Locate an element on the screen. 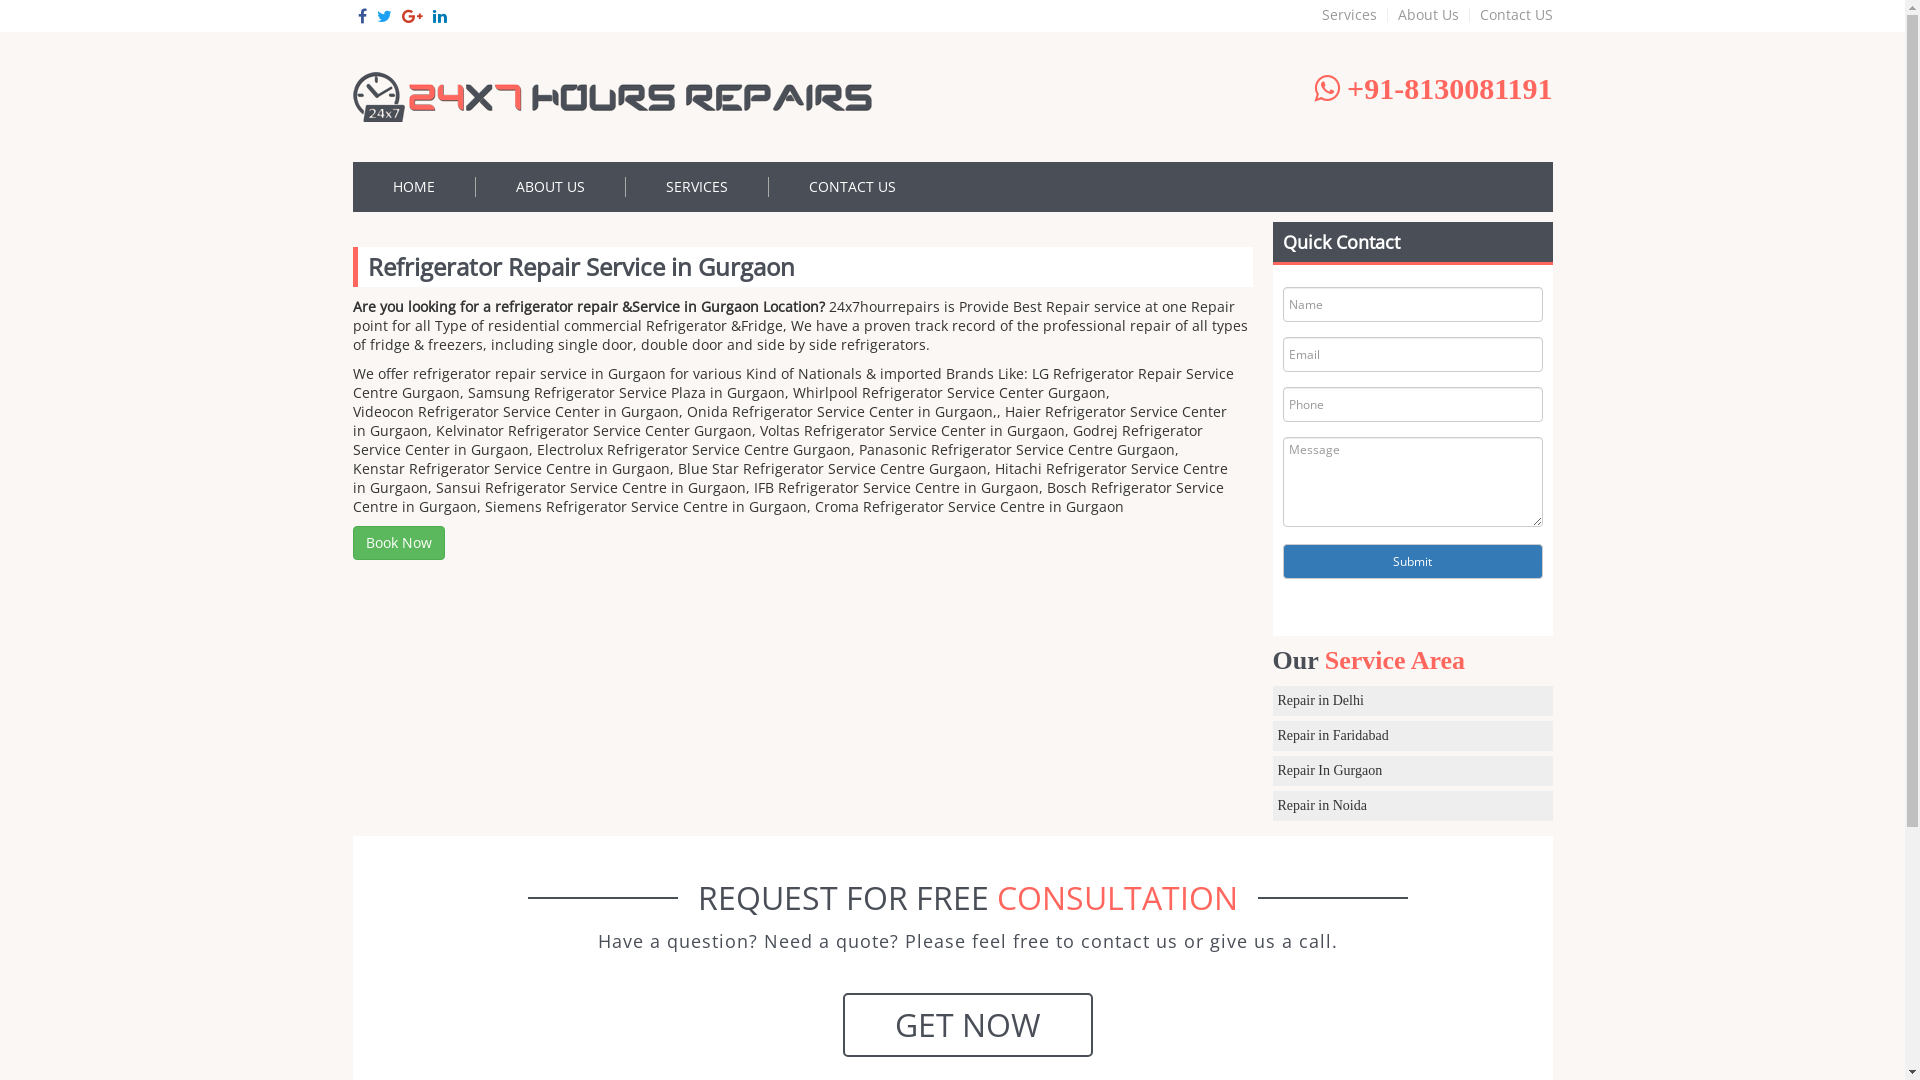 Image resolution: width=1920 pixels, height=1080 pixels. 'Repair in Noida' is located at coordinates (1410, 805).